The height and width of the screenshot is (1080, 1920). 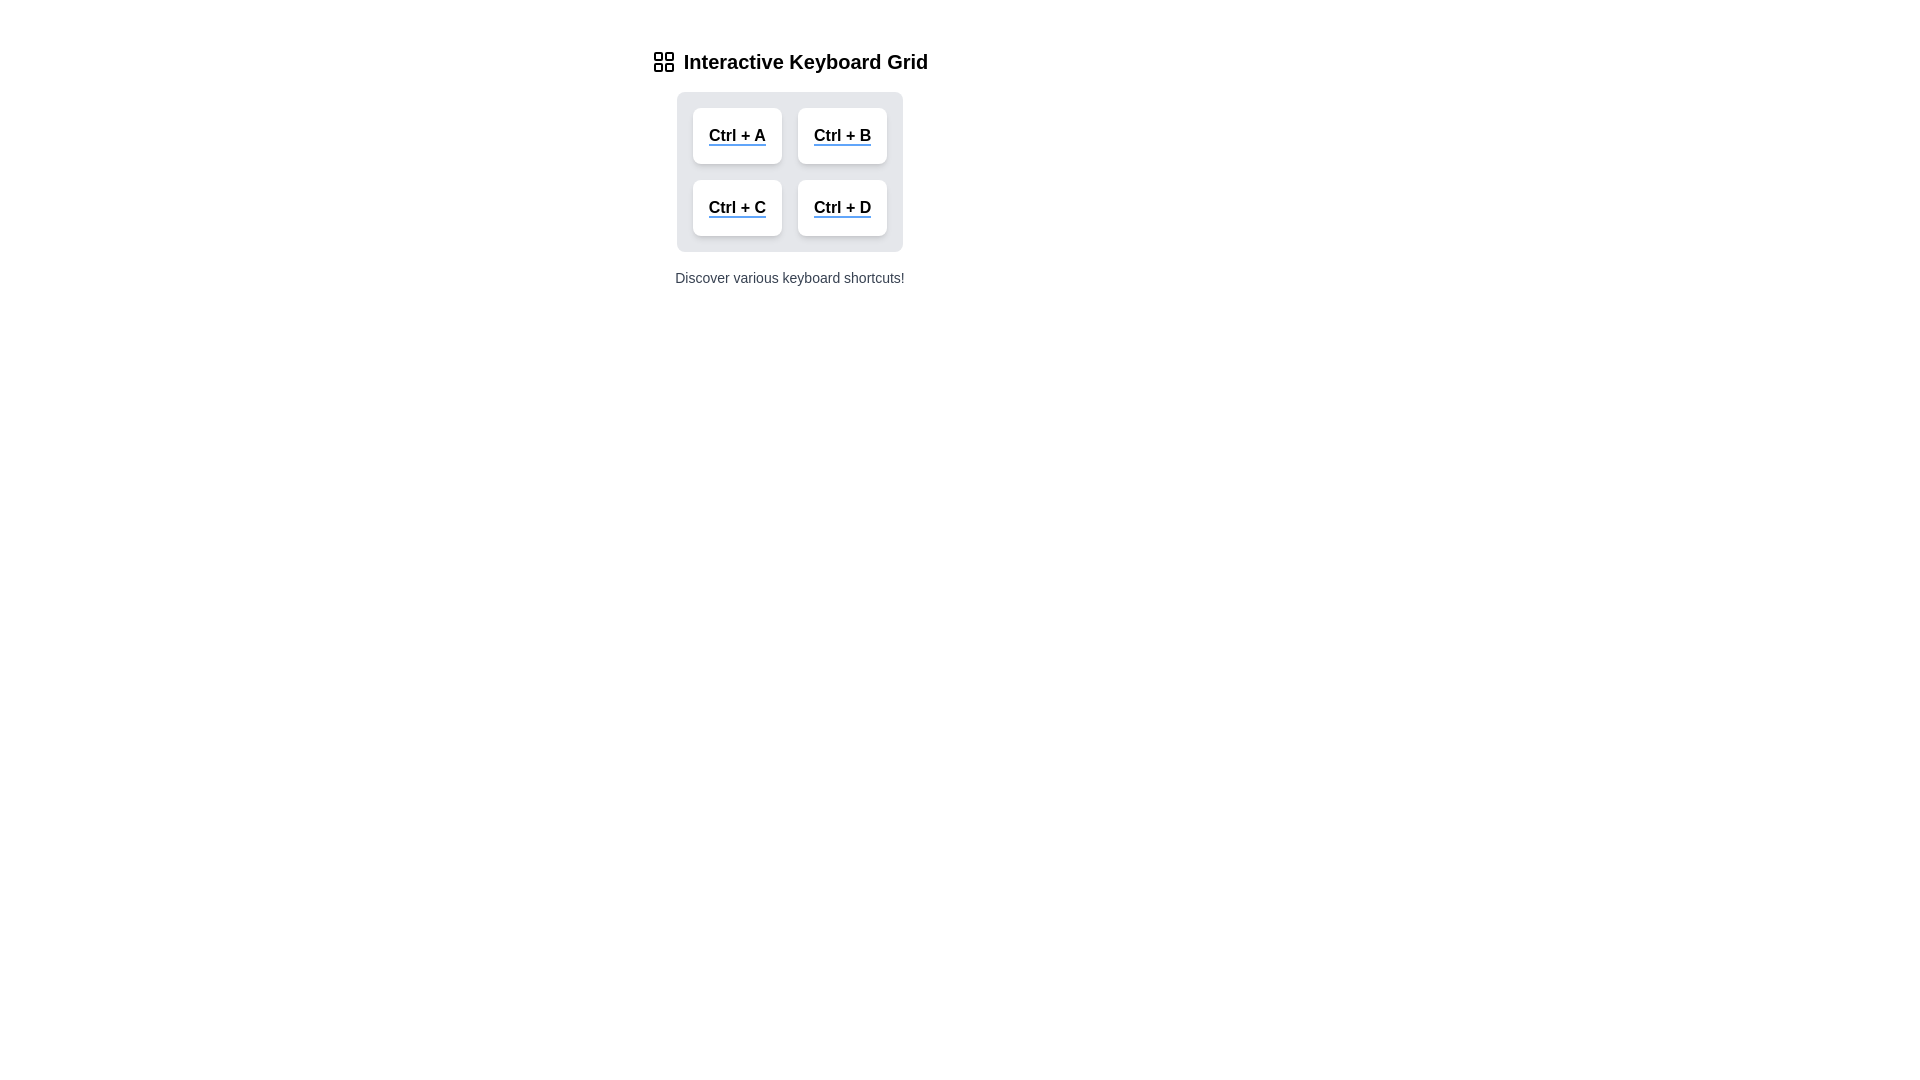 I want to click on displayed text 'Ctrl + A' from the button styled with a white background and rounded corners located in the top-left corner of the grid, so click(x=736, y=135).